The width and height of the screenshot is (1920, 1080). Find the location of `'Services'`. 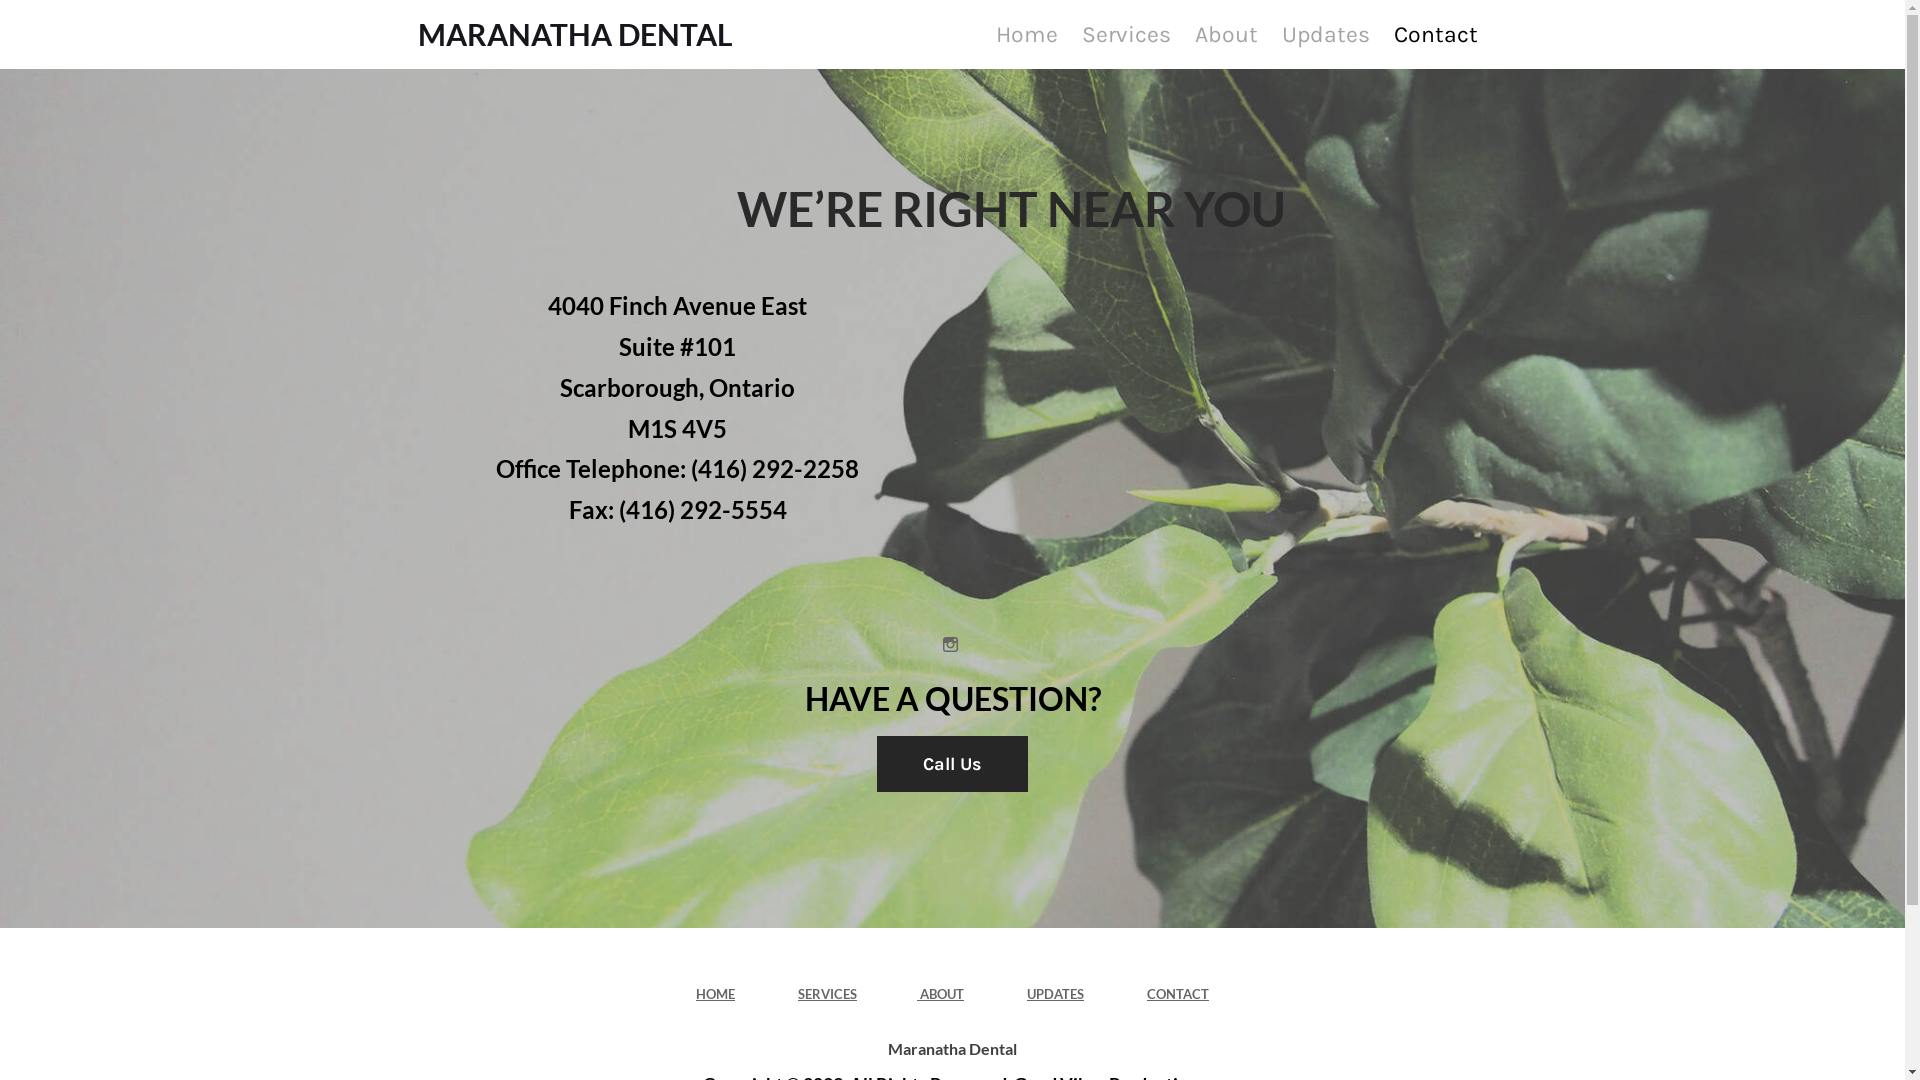

'Services' is located at coordinates (1125, 34).